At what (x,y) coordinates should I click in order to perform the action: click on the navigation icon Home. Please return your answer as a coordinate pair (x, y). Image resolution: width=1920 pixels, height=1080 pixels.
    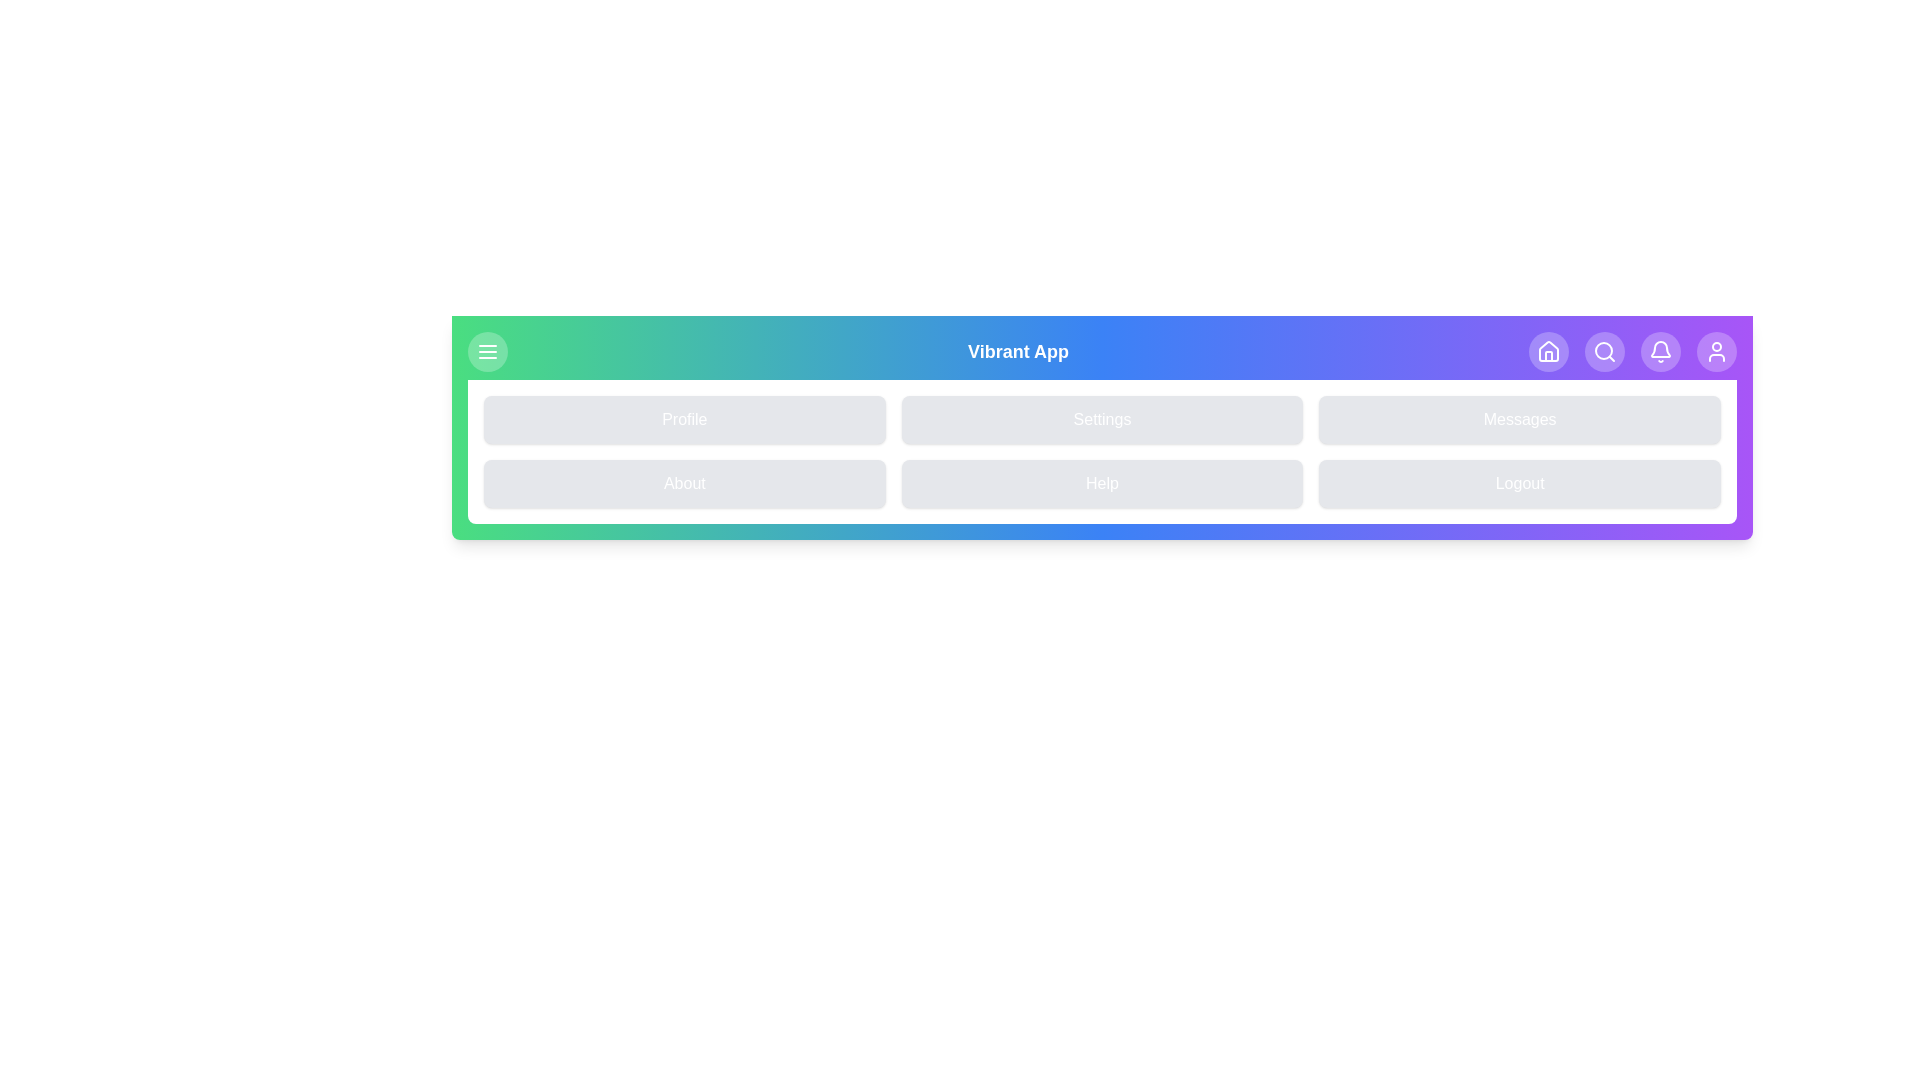
    Looking at the image, I should click on (1548, 350).